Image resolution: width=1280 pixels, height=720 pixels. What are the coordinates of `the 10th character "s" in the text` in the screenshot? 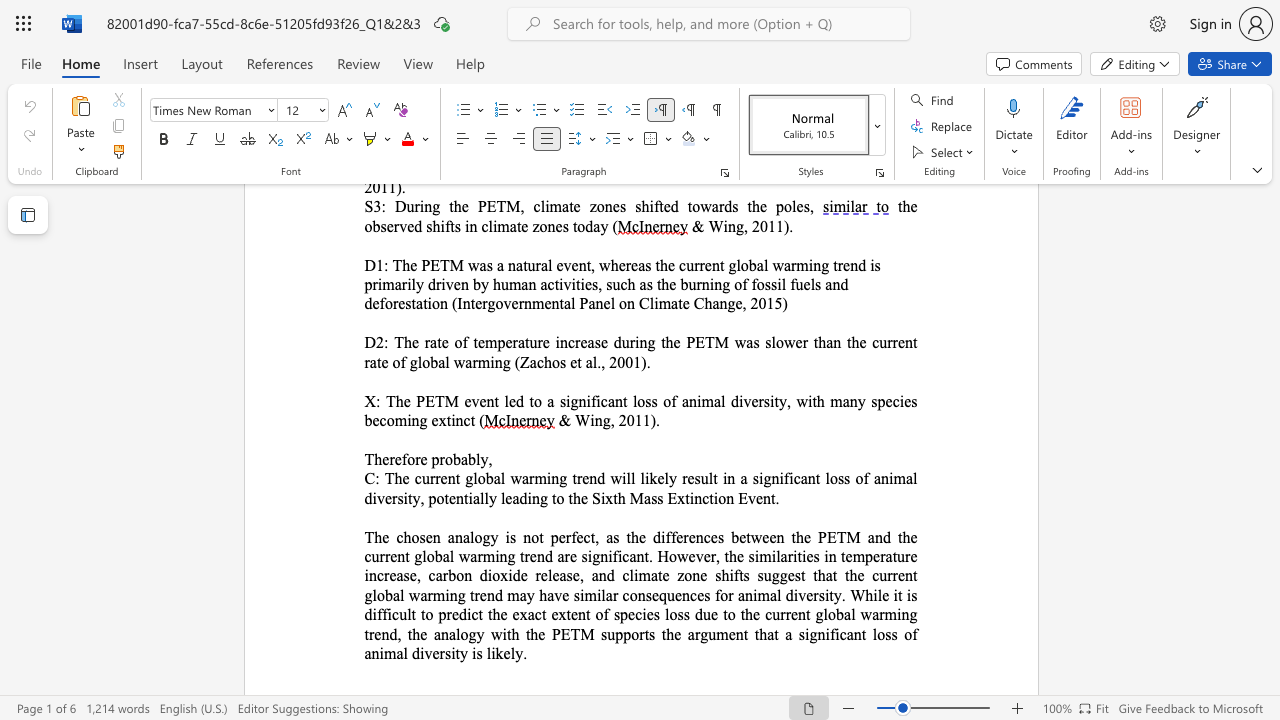 It's located at (575, 594).